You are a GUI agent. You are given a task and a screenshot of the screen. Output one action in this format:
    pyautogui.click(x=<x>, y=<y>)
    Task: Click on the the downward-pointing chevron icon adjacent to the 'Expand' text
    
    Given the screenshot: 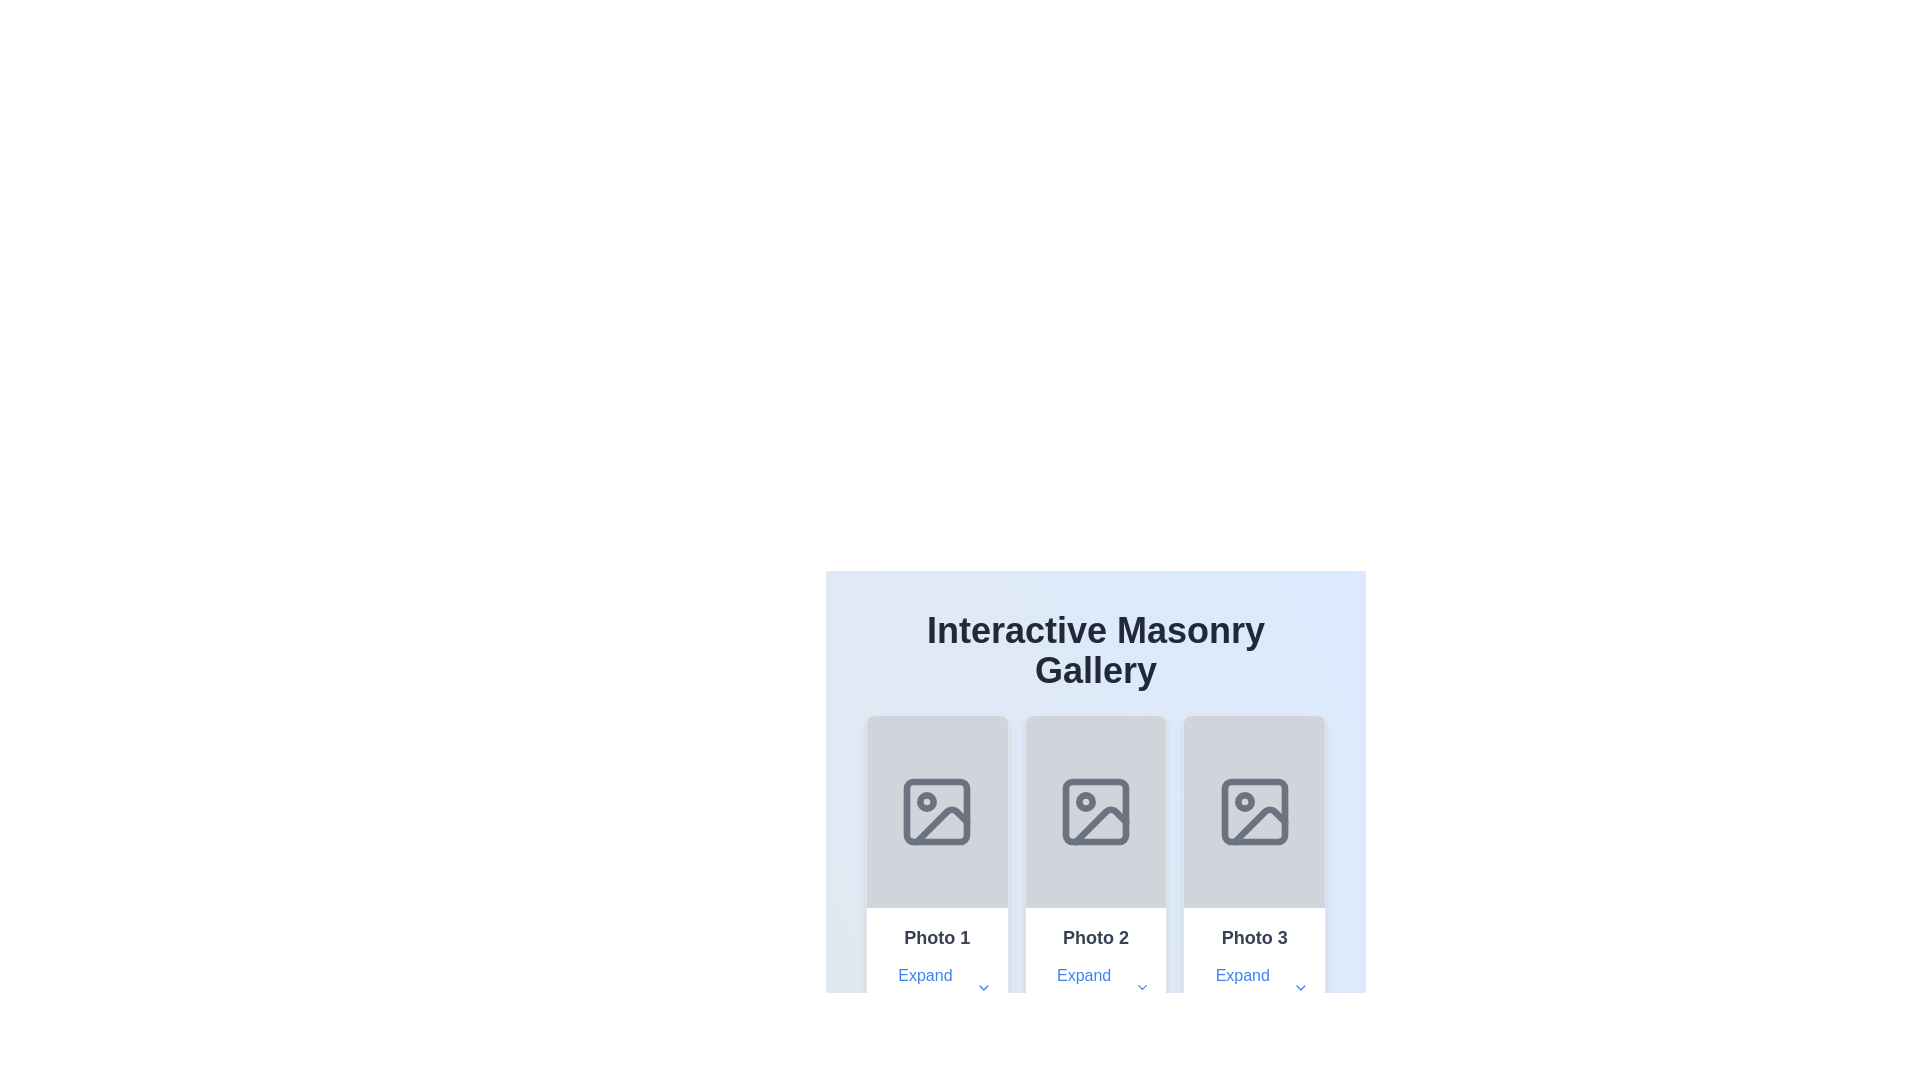 What is the action you would take?
    pyautogui.click(x=1301, y=986)
    